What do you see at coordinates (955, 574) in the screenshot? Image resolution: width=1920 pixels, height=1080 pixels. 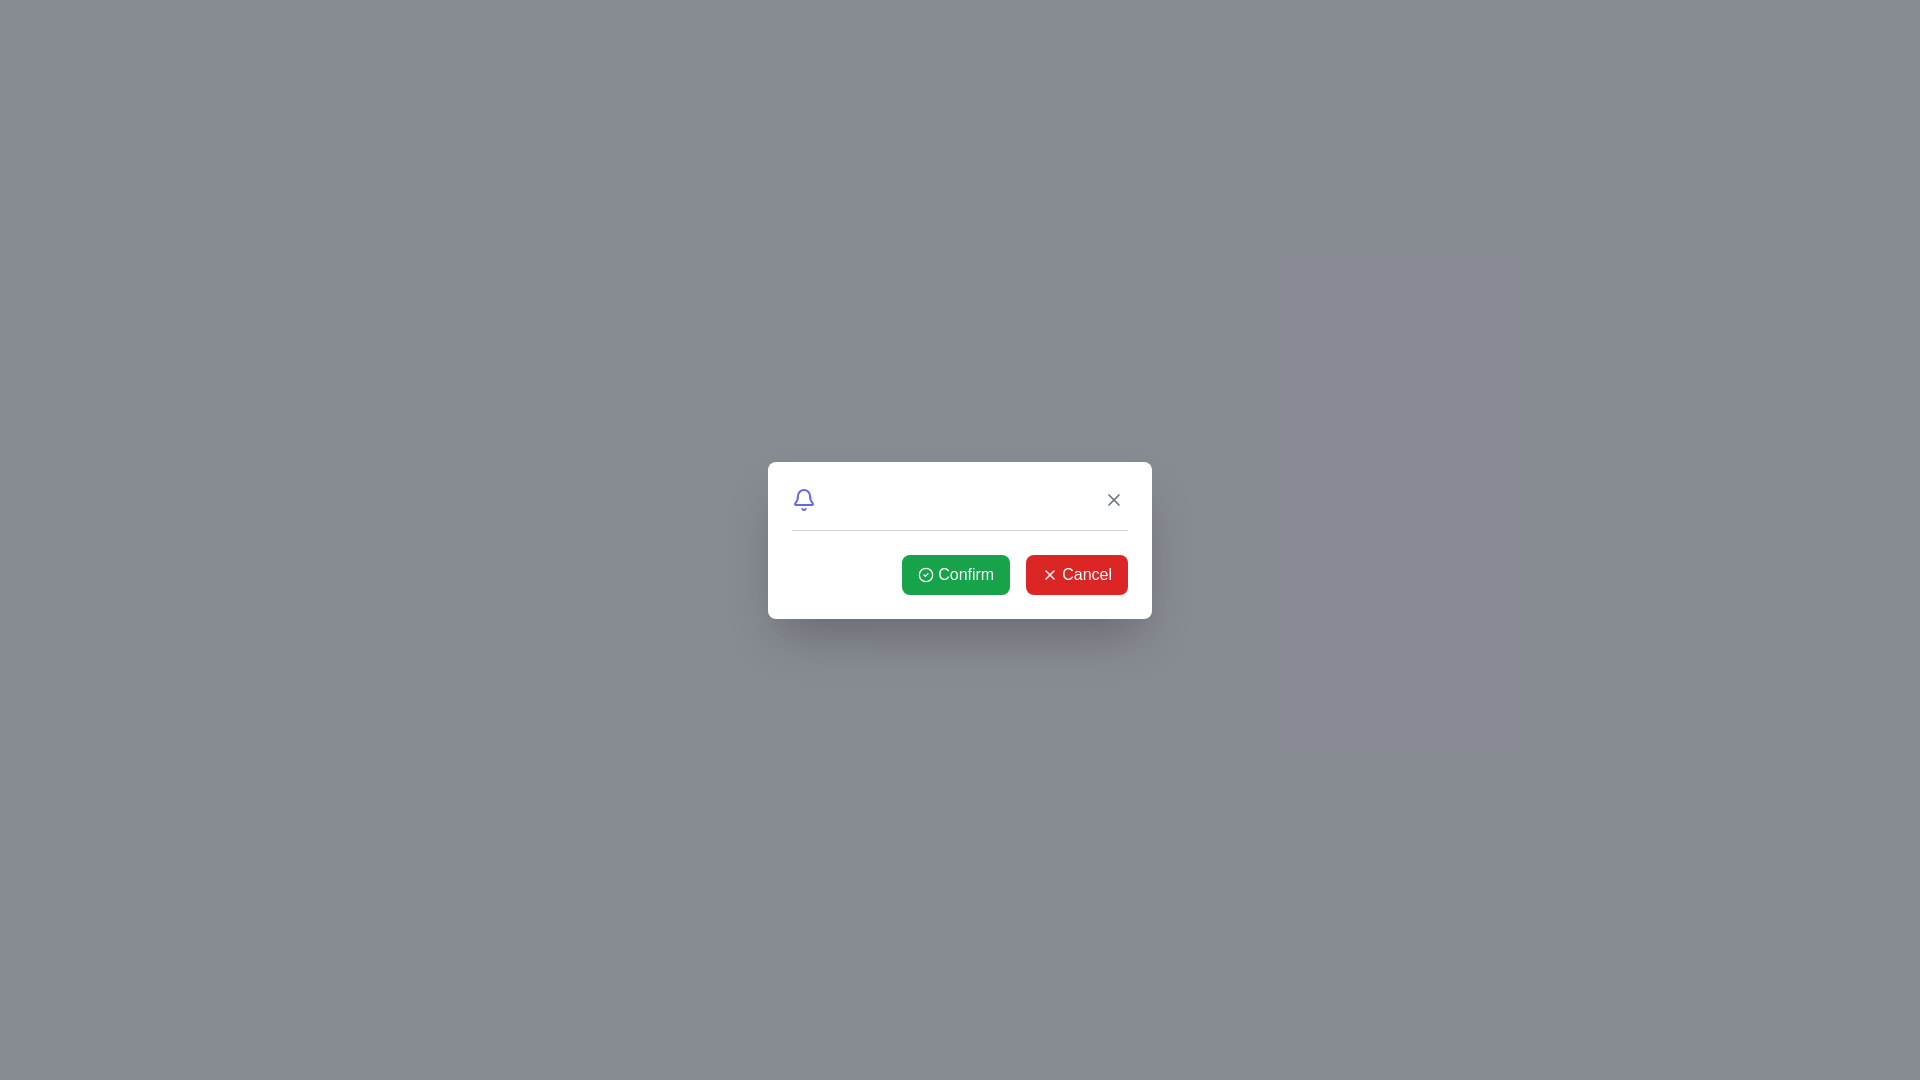 I see `the green 'Confirm' button with rounded edges and white text` at bounding box center [955, 574].